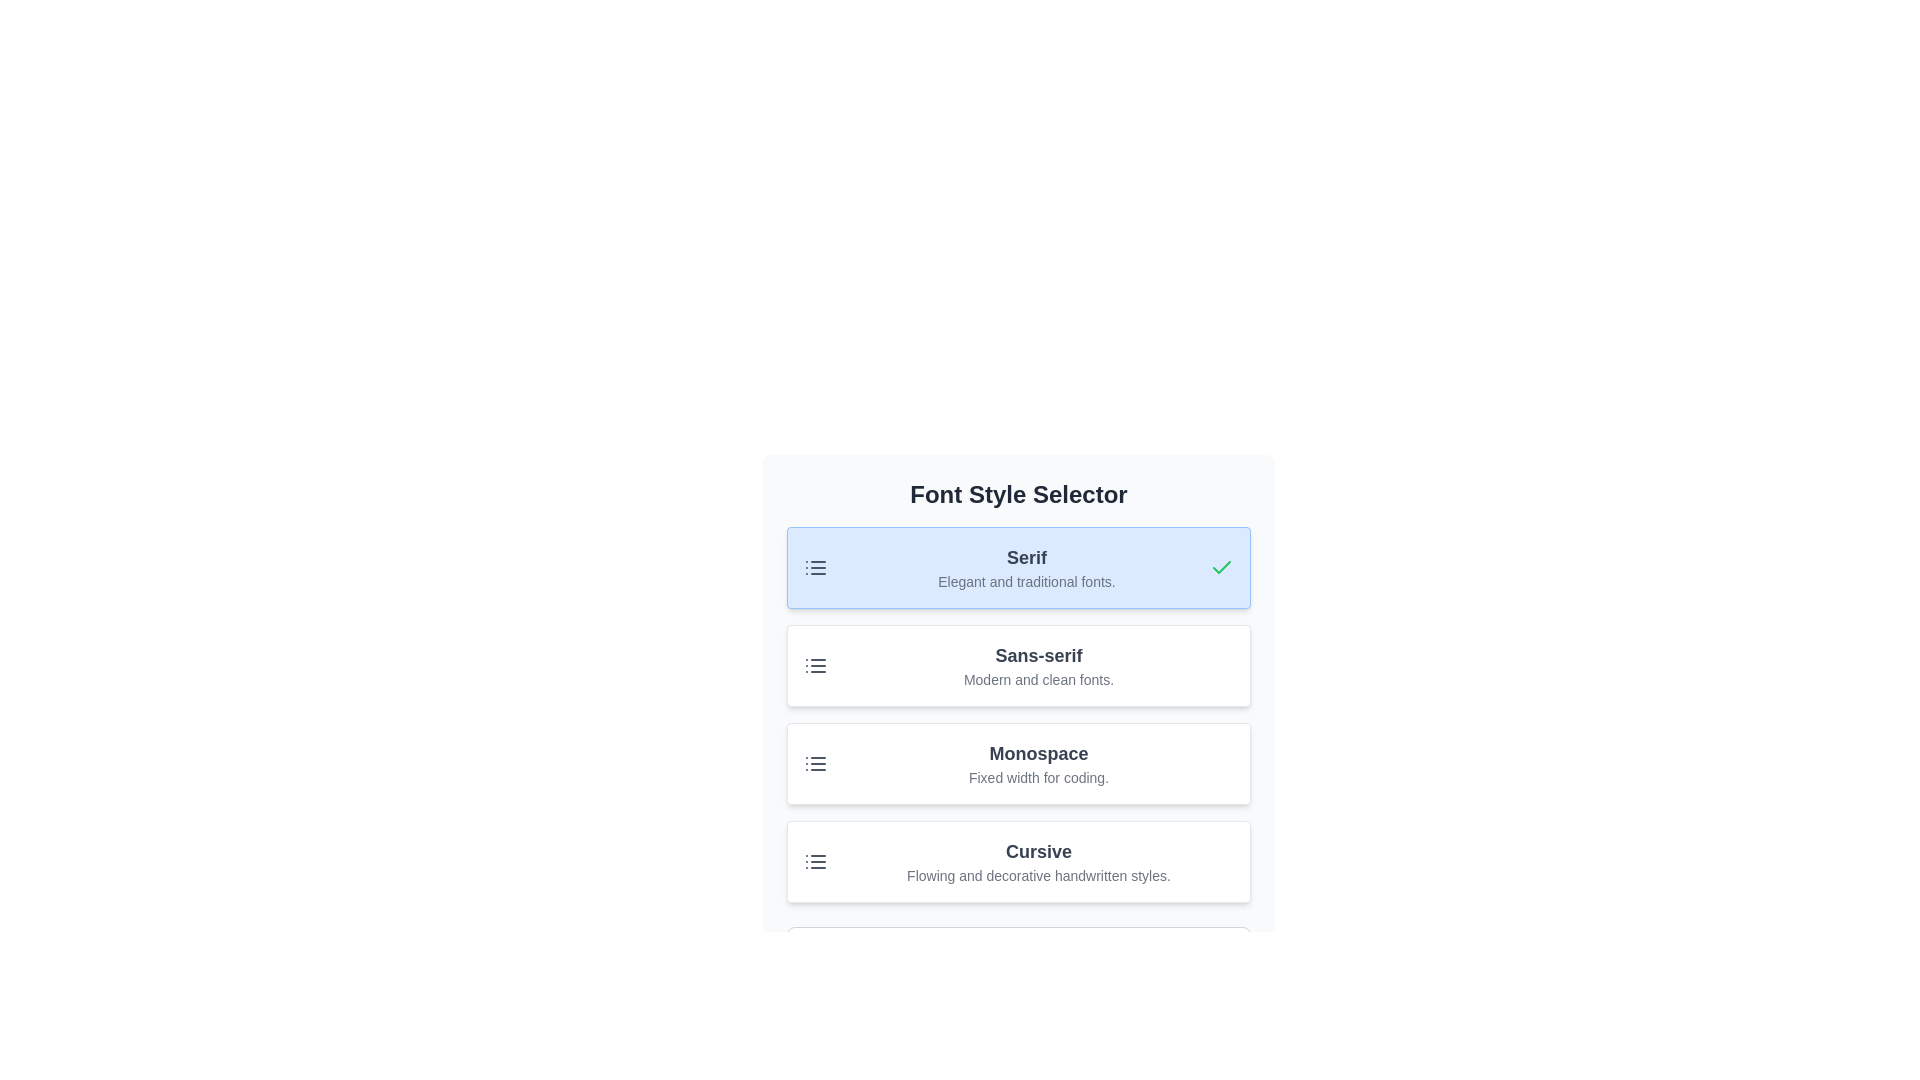  What do you see at coordinates (1221, 567) in the screenshot?
I see `the green checkmark icon that indicates confirmation within the font style selection list, specifically aligned with the highlighted 'Serif' option` at bounding box center [1221, 567].